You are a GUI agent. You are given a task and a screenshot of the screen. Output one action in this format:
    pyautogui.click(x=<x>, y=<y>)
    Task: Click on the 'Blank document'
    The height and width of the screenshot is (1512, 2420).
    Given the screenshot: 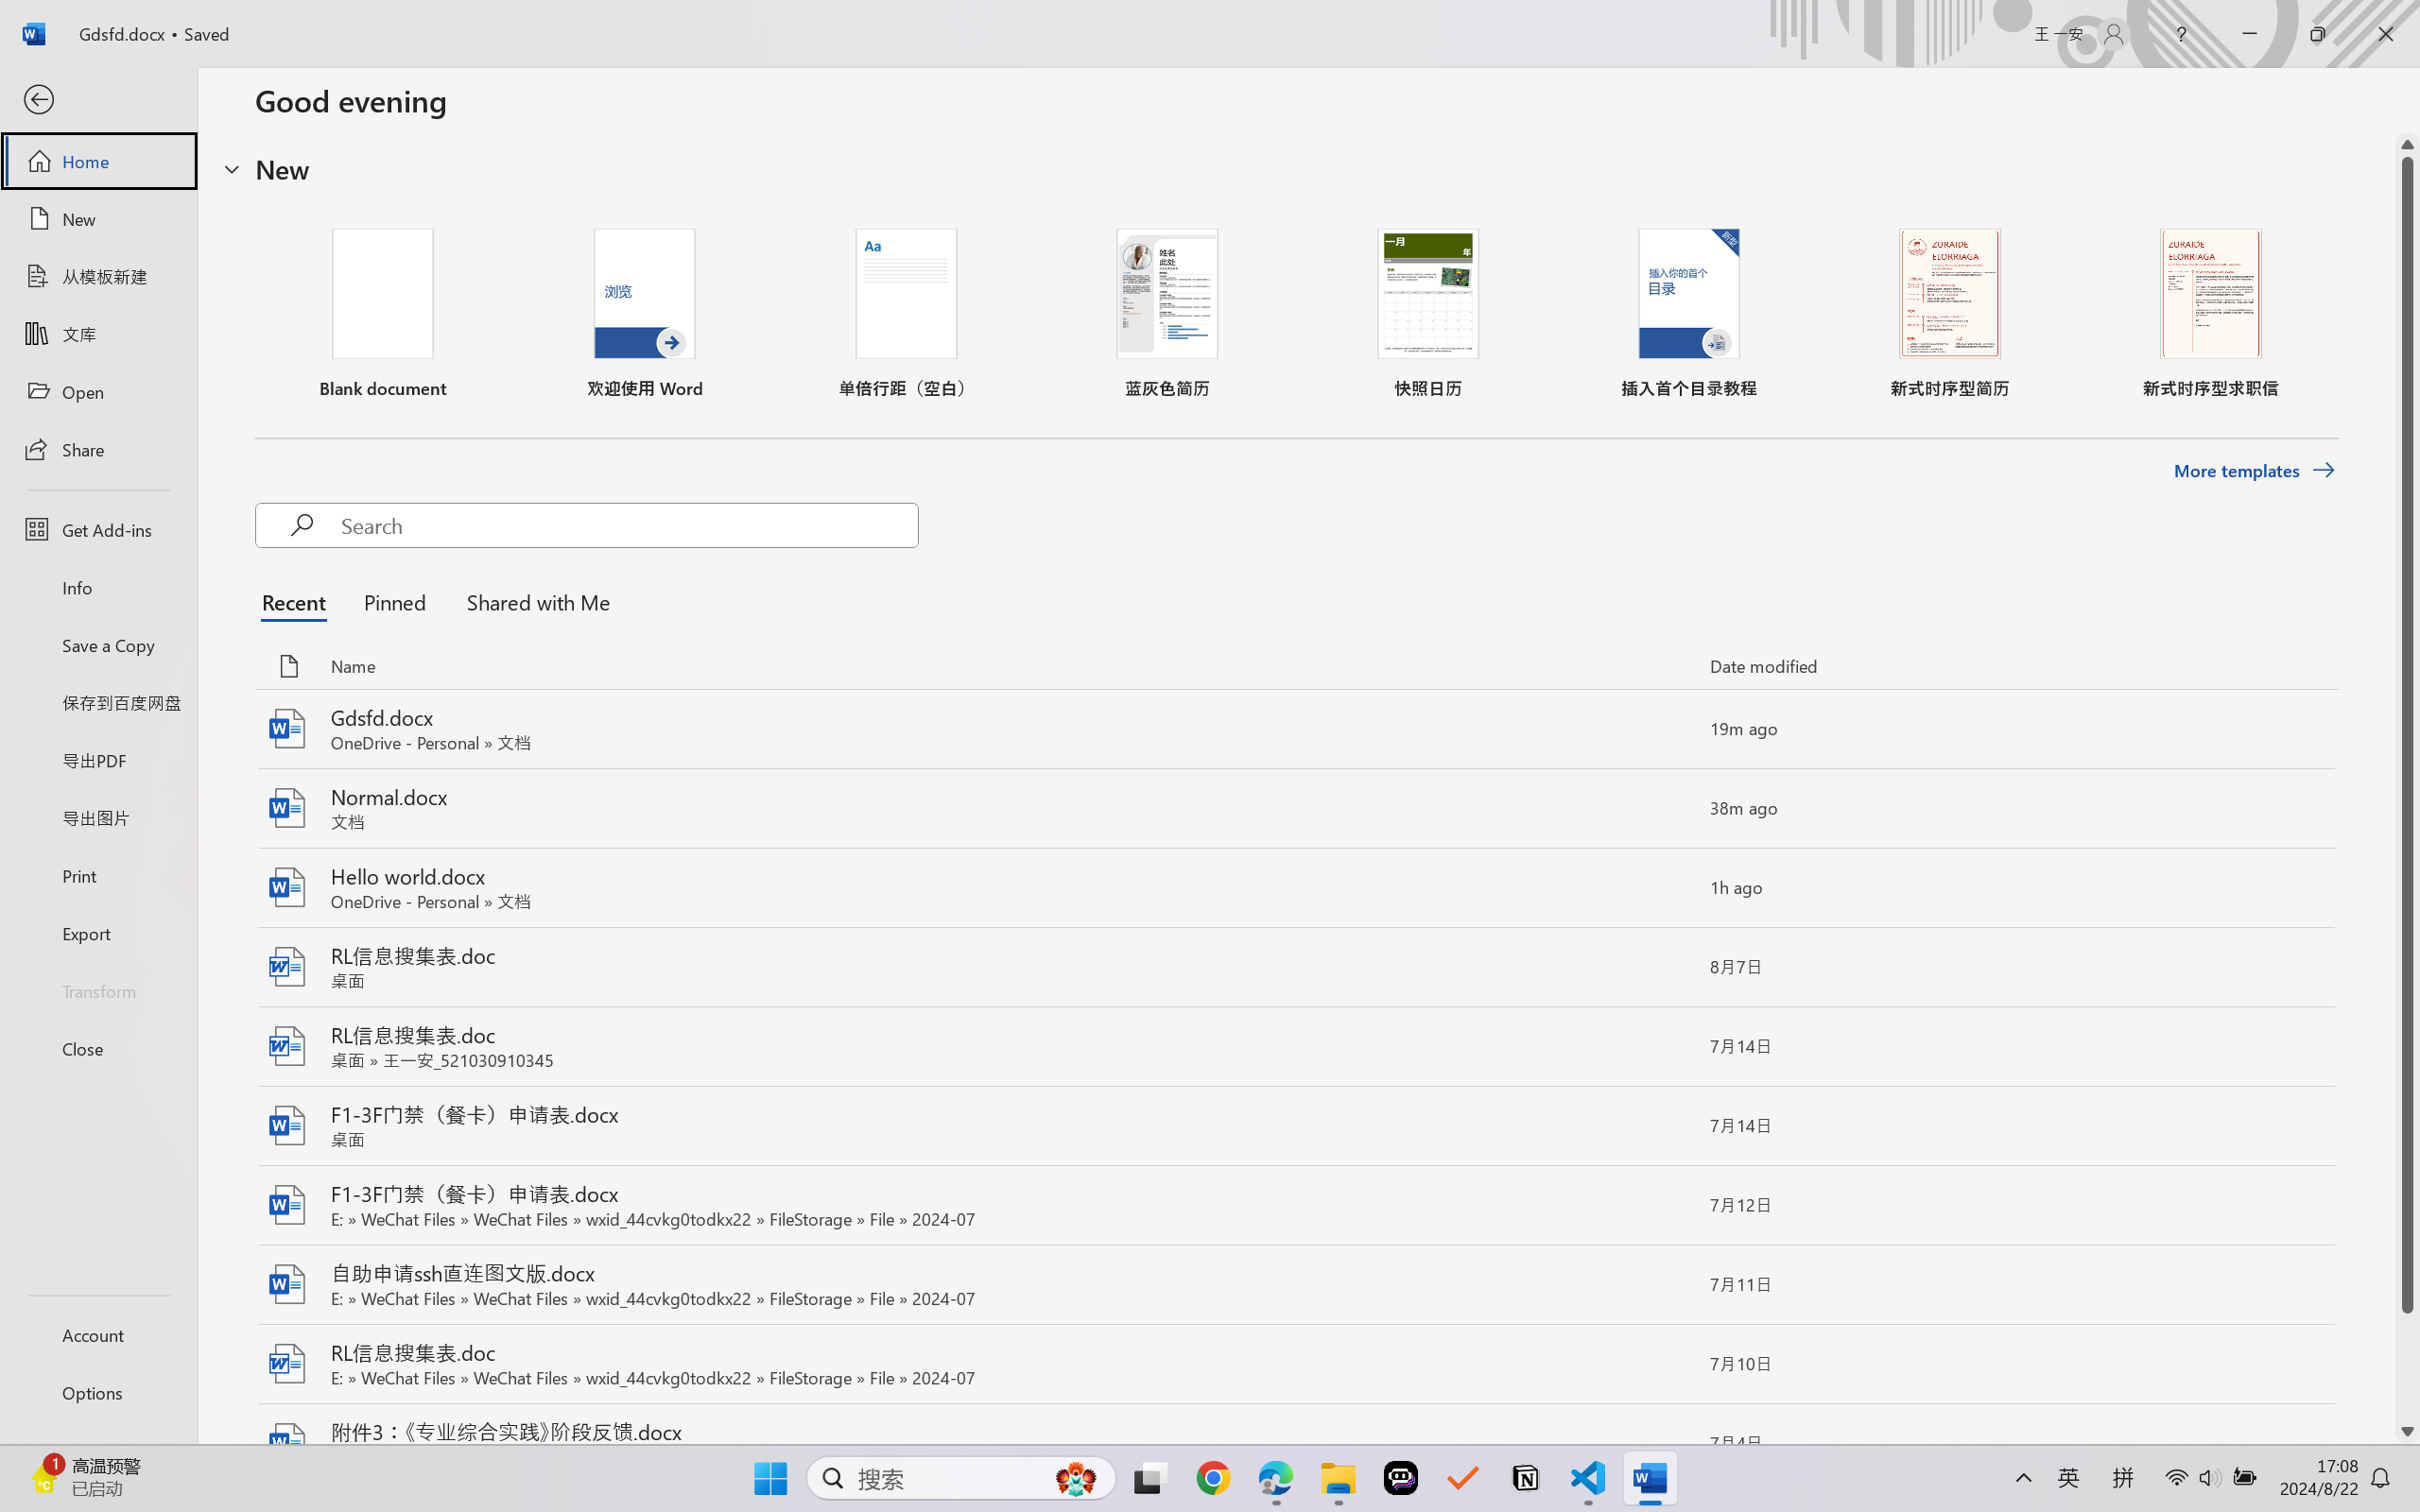 What is the action you would take?
    pyautogui.click(x=382, y=314)
    